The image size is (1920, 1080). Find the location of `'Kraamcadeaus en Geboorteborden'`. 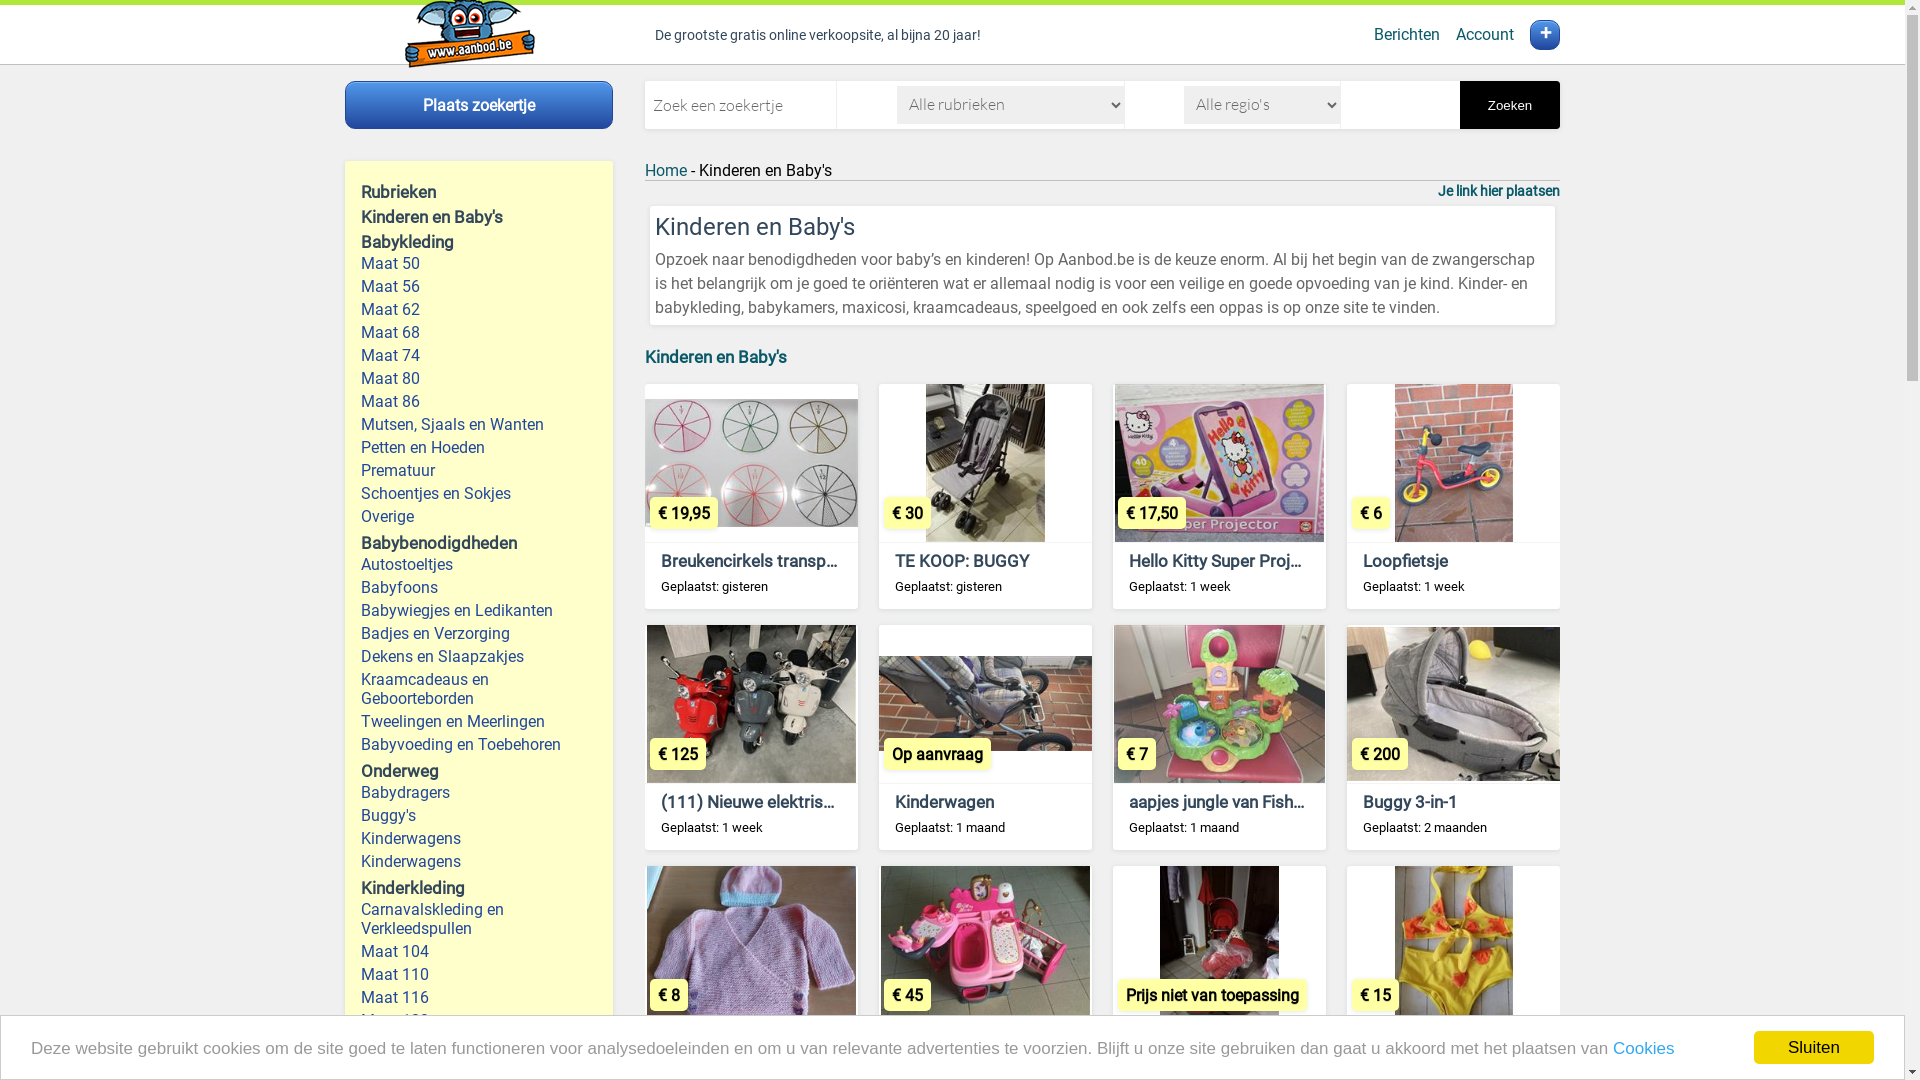

'Kraamcadeaus en Geboorteborden' is located at coordinates (478, 688).